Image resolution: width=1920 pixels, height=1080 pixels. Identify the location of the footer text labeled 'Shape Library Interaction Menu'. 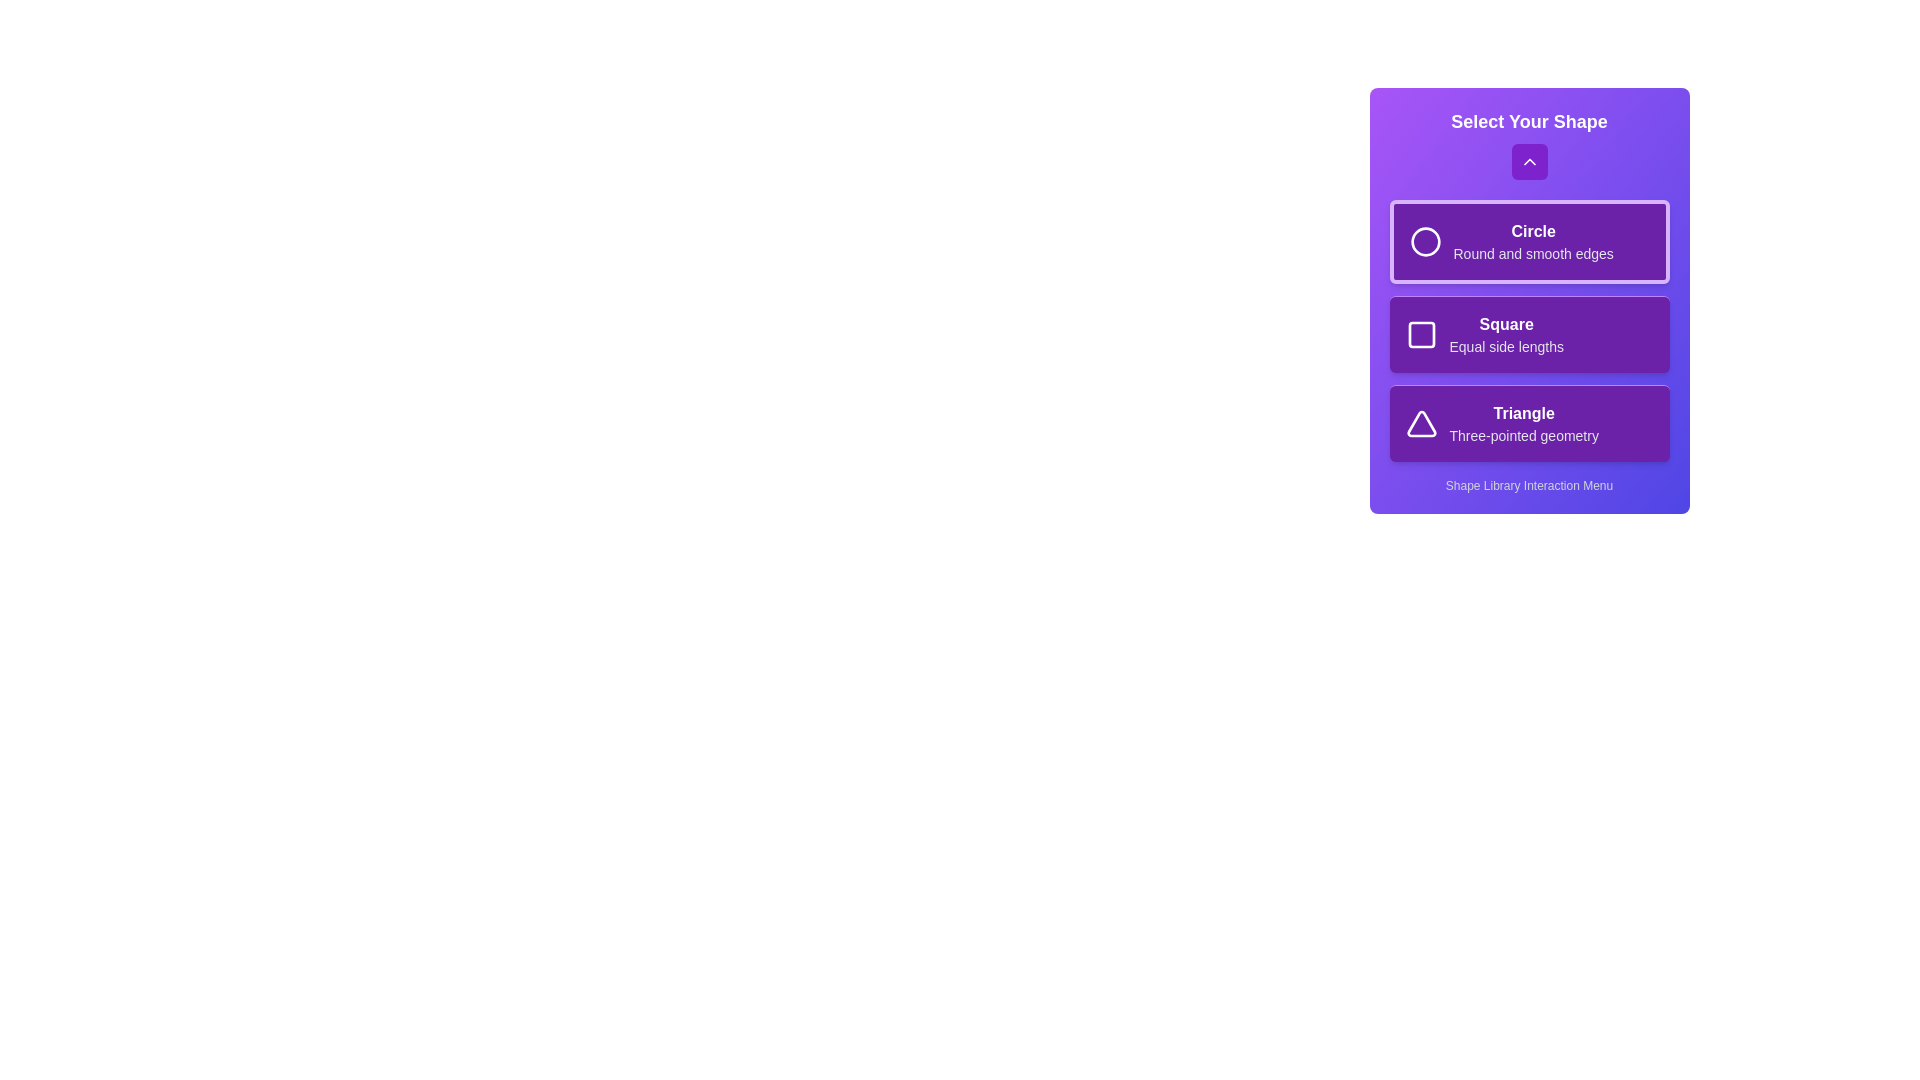
(1528, 486).